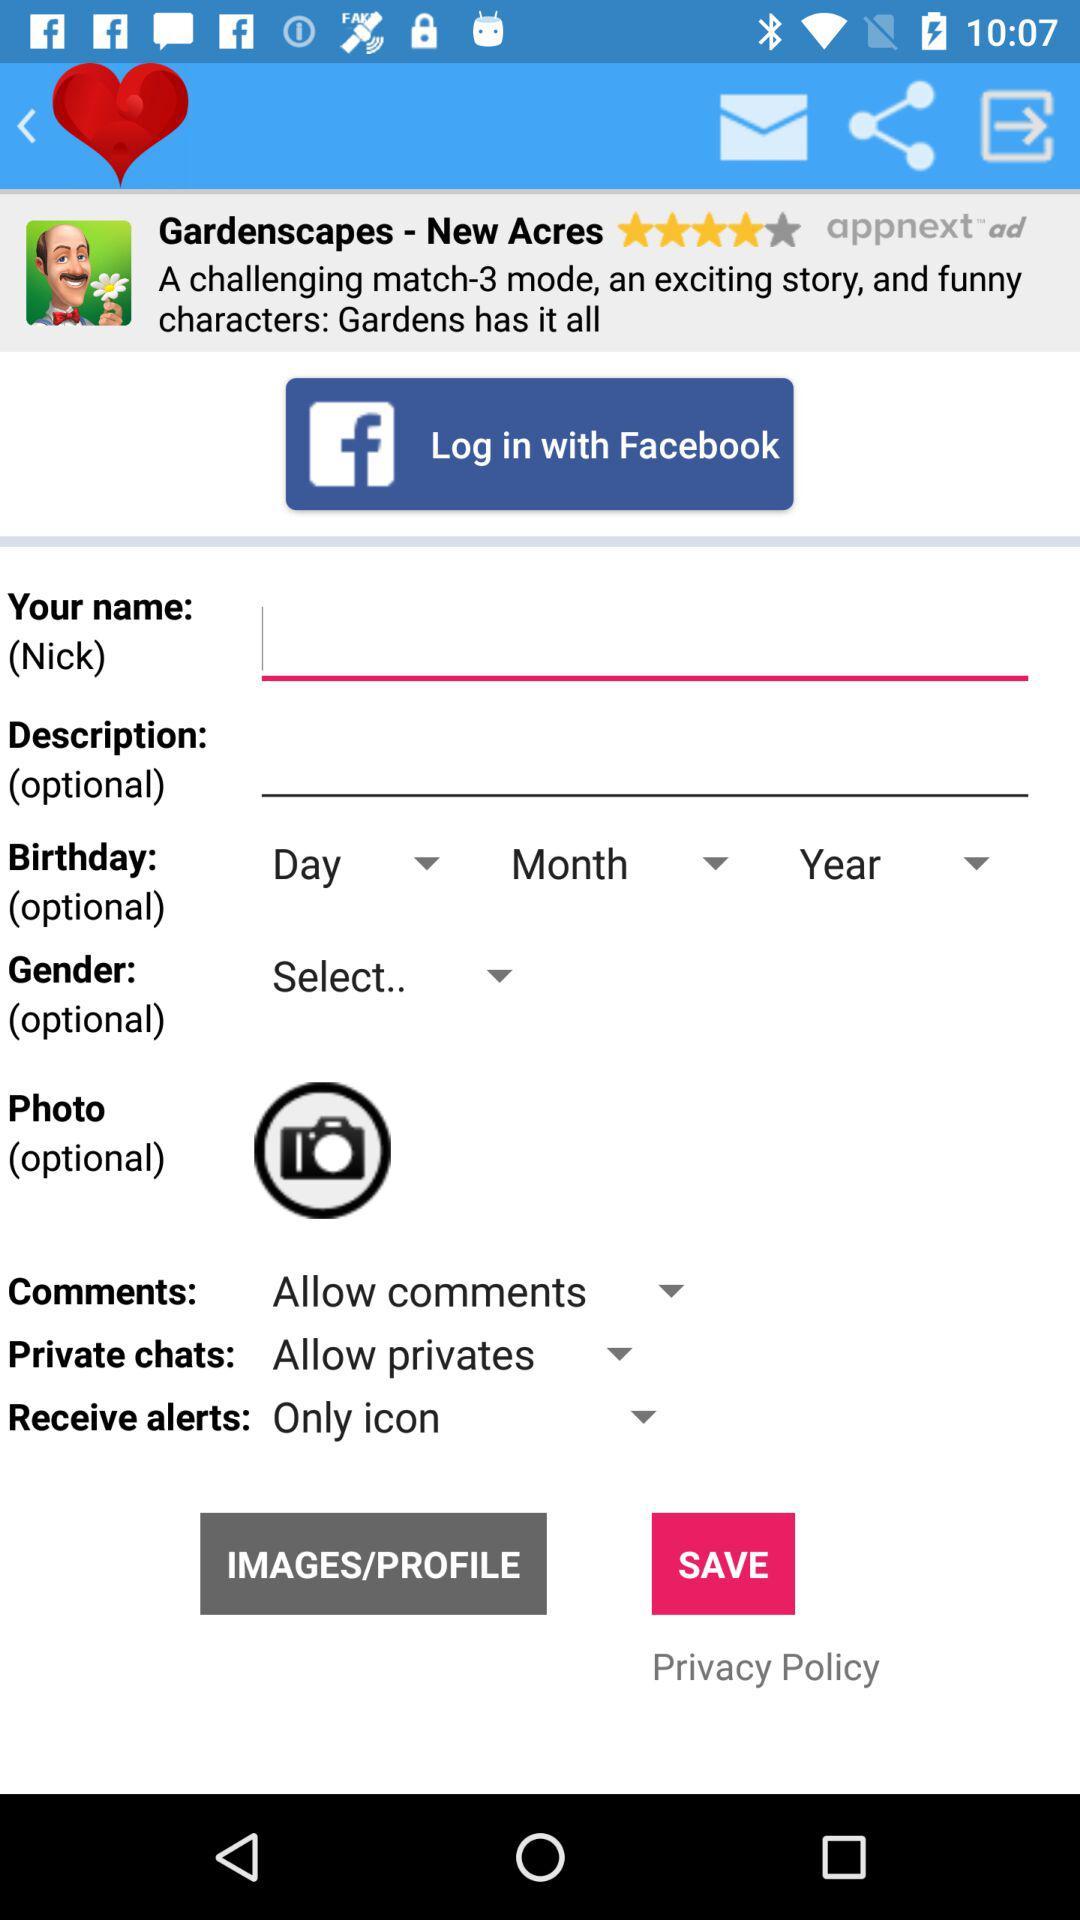 The width and height of the screenshot is (1080, 1920). What do you see at coordinates (321, 1150) in the screenshot?
I see `camera` at bounding box center [321, 1150].